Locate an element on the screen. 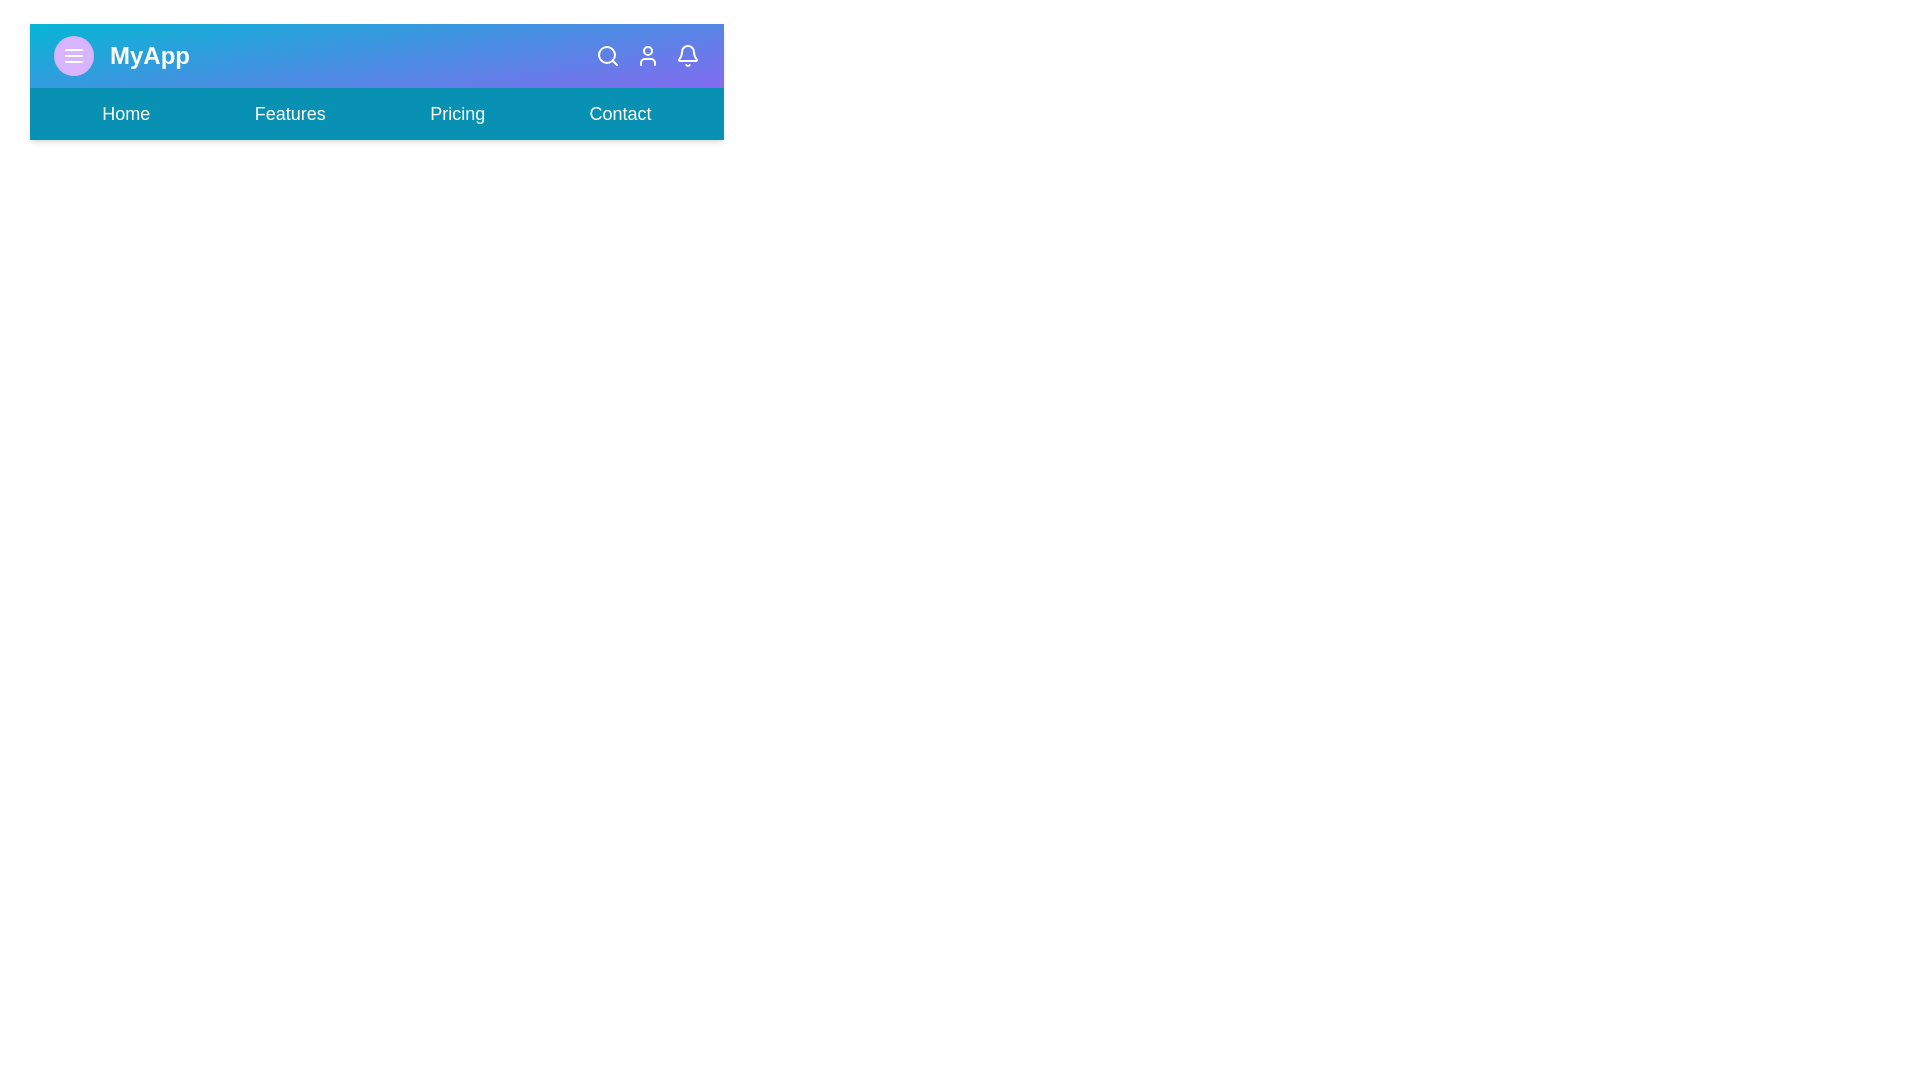 Image resolution: width=1920 pixels, height=1080 pixels. the navigation link Home to navigate to the corresponding section is located at coordinates (124, 114).